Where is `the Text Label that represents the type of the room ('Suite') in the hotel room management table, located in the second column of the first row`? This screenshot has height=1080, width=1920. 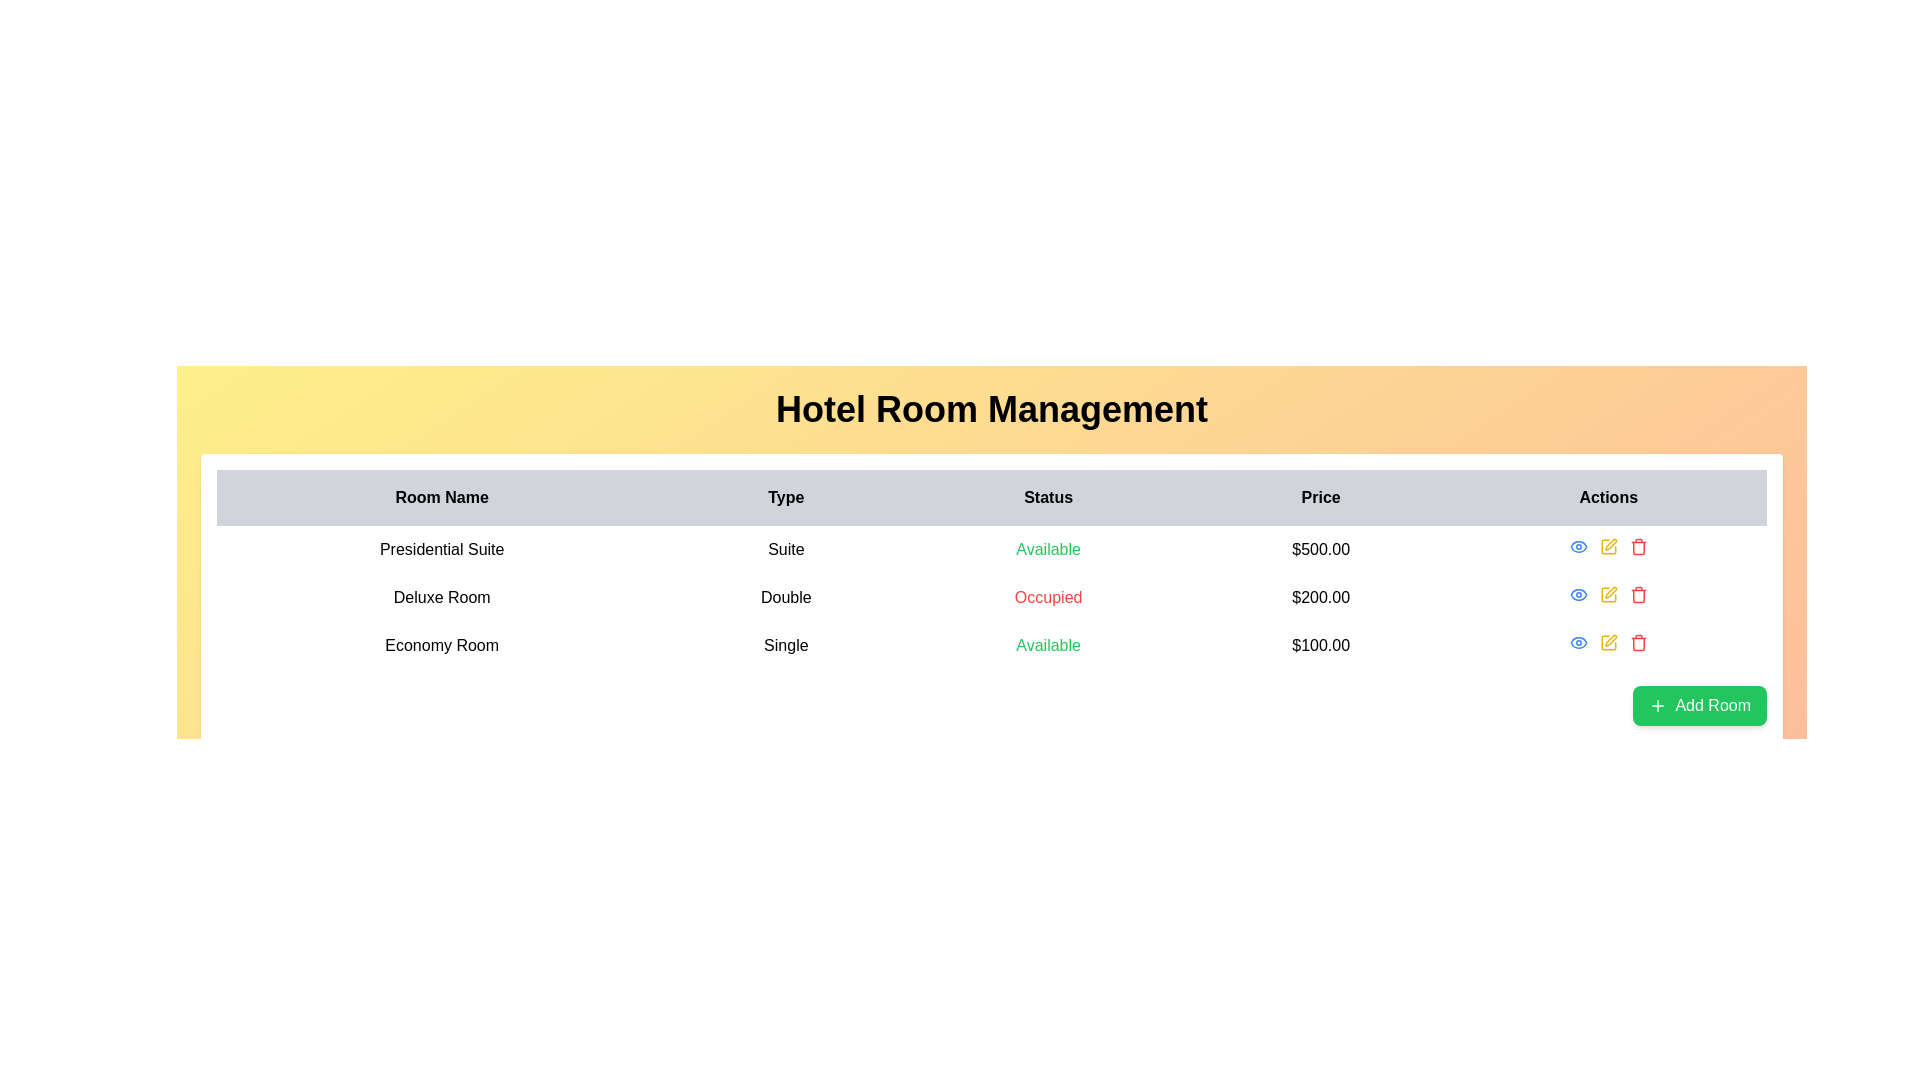 the Text Label that represents the type of the room ('Suite') in the hotel room management table, located in the second column of the first row is located at coordinates (785, 550).